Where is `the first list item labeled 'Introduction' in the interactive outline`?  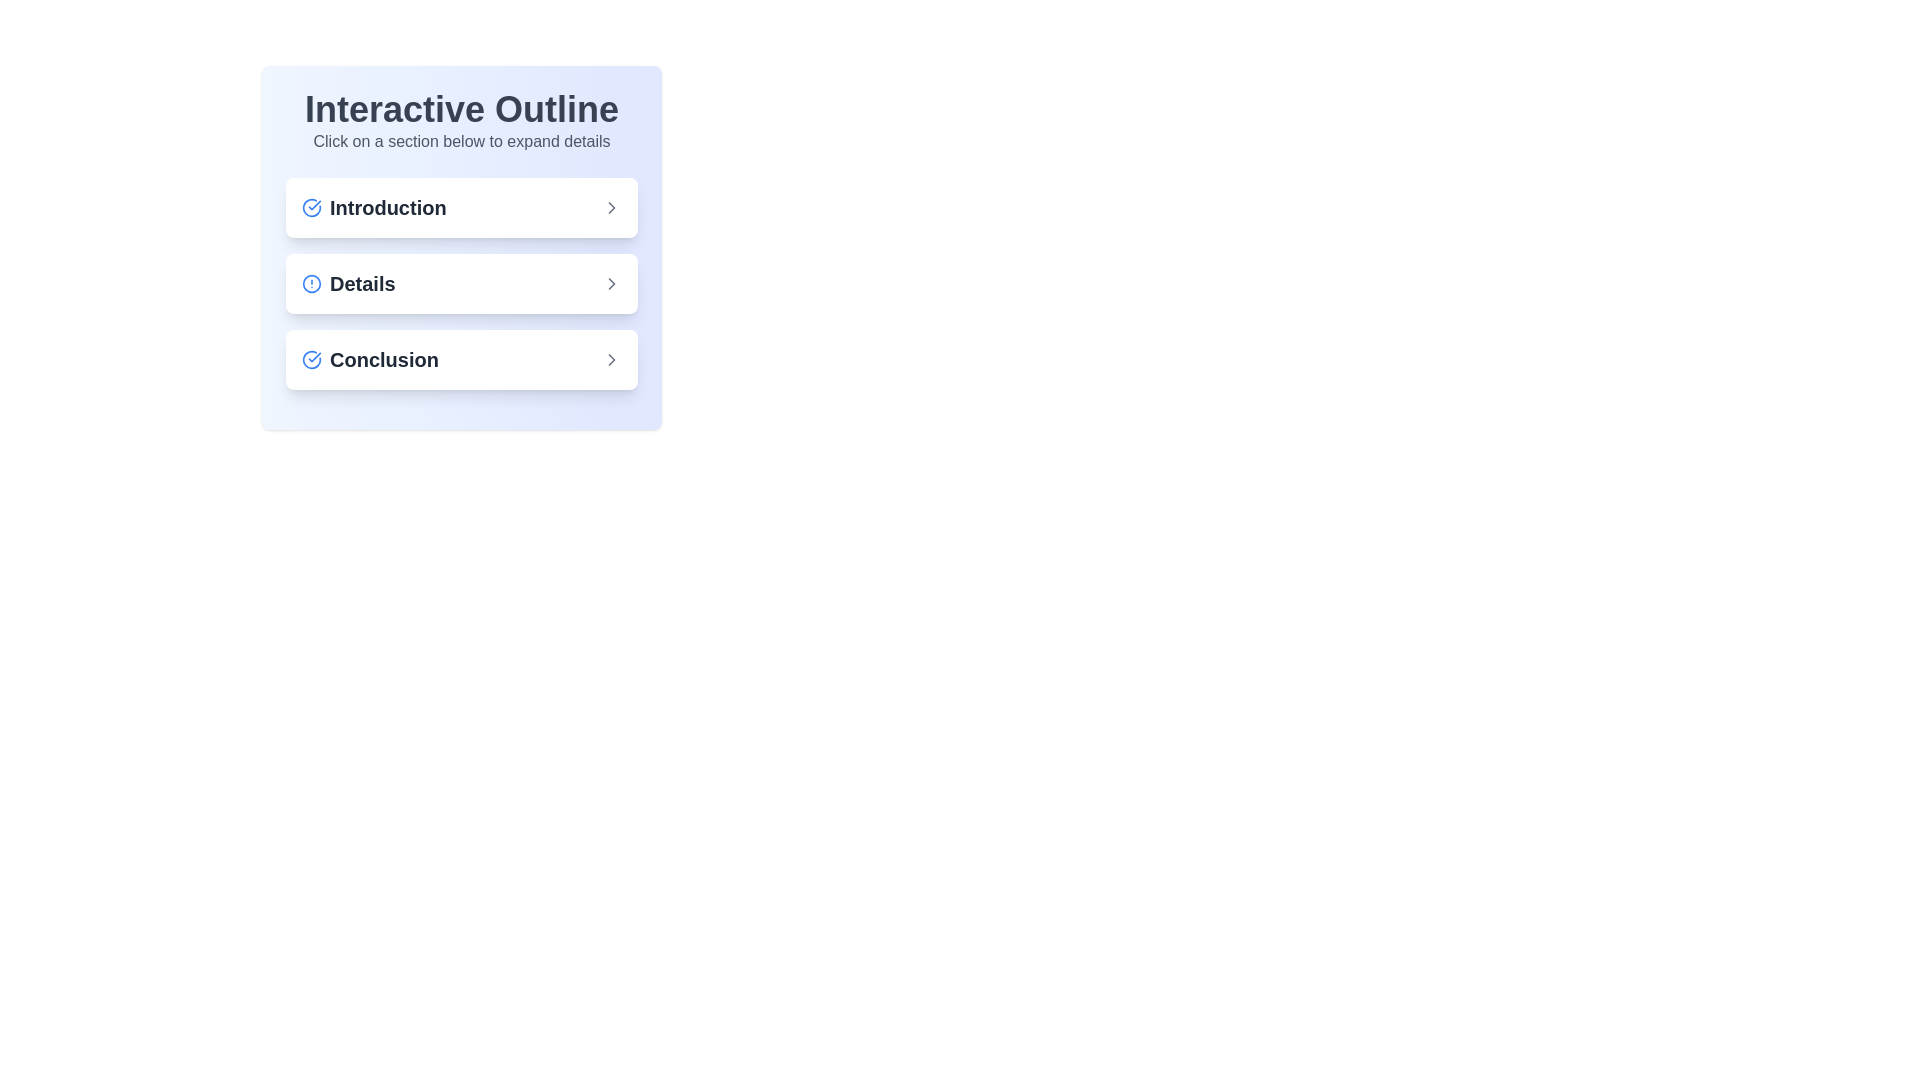
the first list item labeled 'Introduction' in the interactive outline is located at coordinates (460, 208).